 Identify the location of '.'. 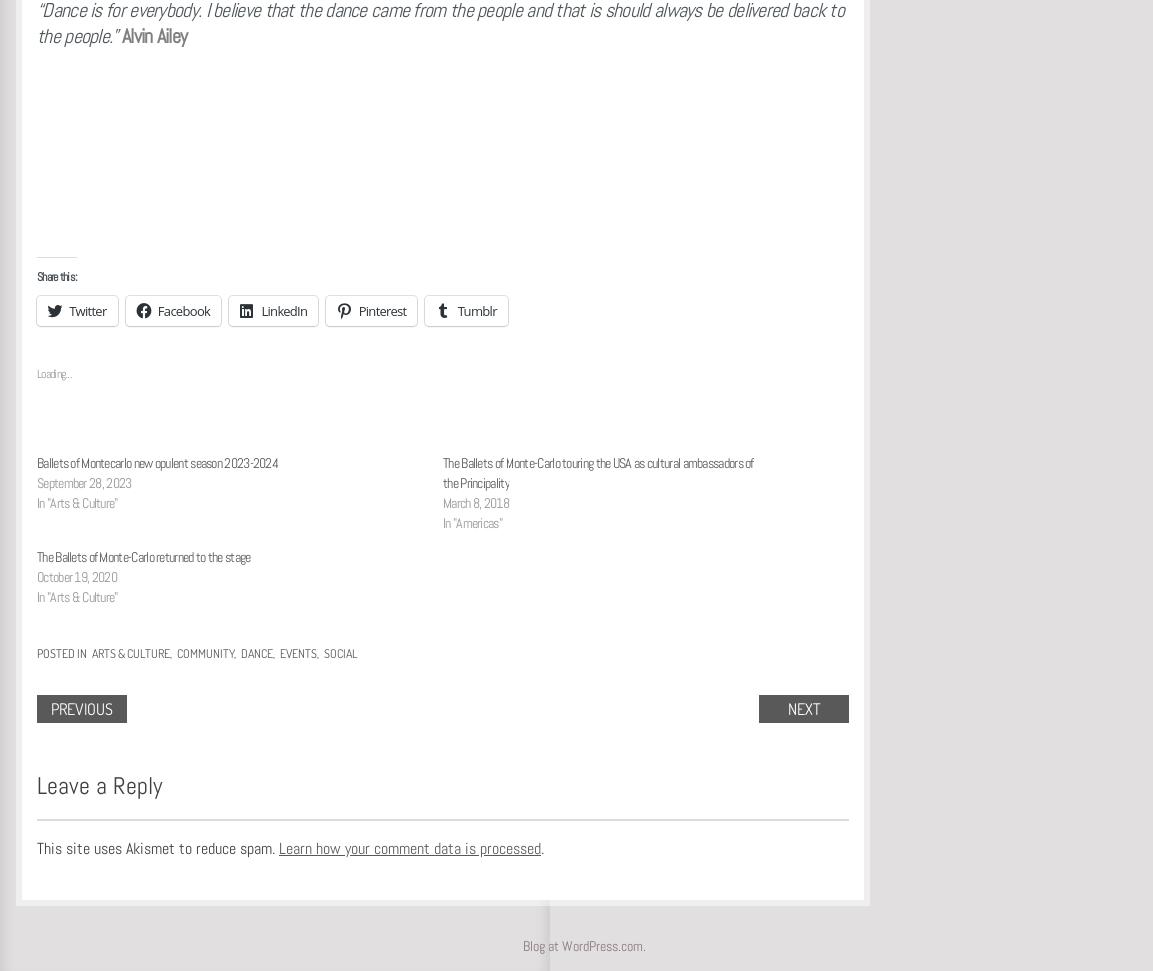
(541, 846).